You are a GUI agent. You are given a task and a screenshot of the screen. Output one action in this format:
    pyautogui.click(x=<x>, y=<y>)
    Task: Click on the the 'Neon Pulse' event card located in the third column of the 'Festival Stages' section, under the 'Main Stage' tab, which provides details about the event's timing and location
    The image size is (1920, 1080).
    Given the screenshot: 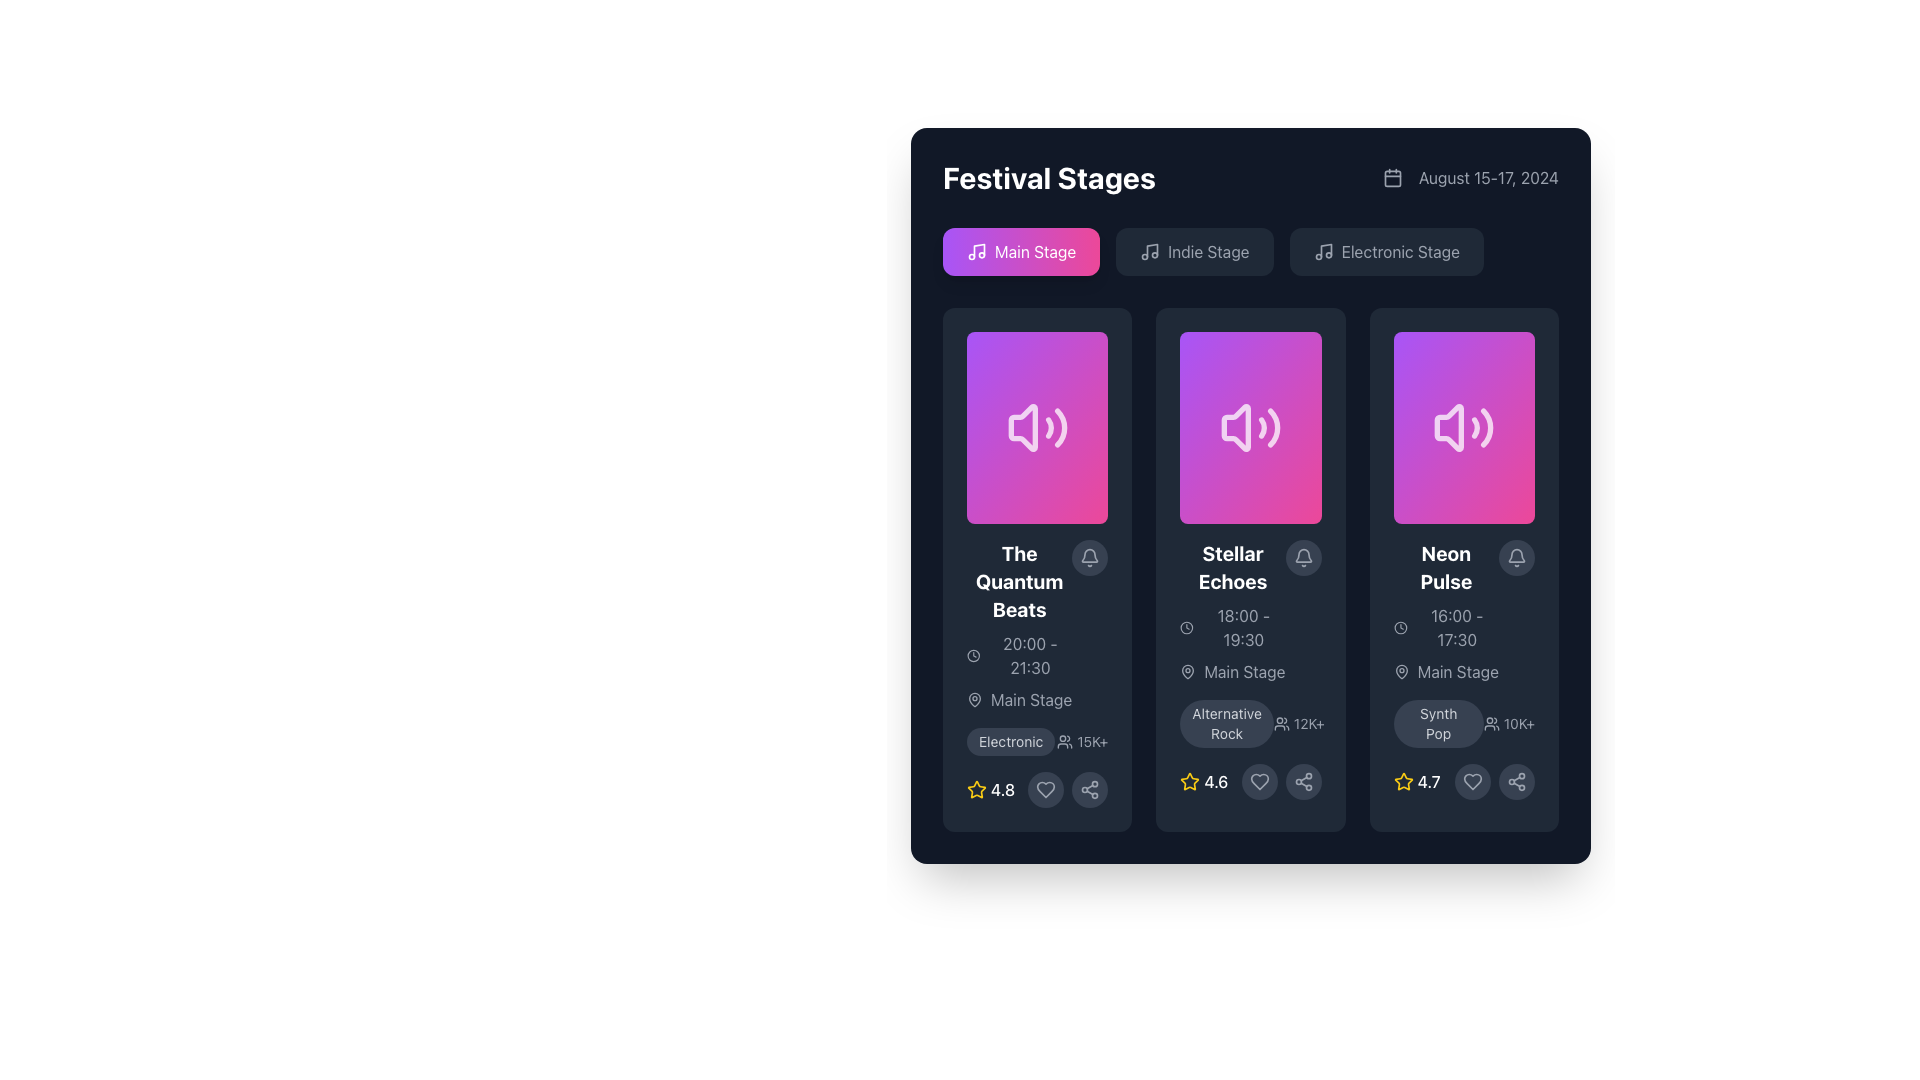 What is the action you would take?
    pyautogui.click(x=1446, y=611)
    